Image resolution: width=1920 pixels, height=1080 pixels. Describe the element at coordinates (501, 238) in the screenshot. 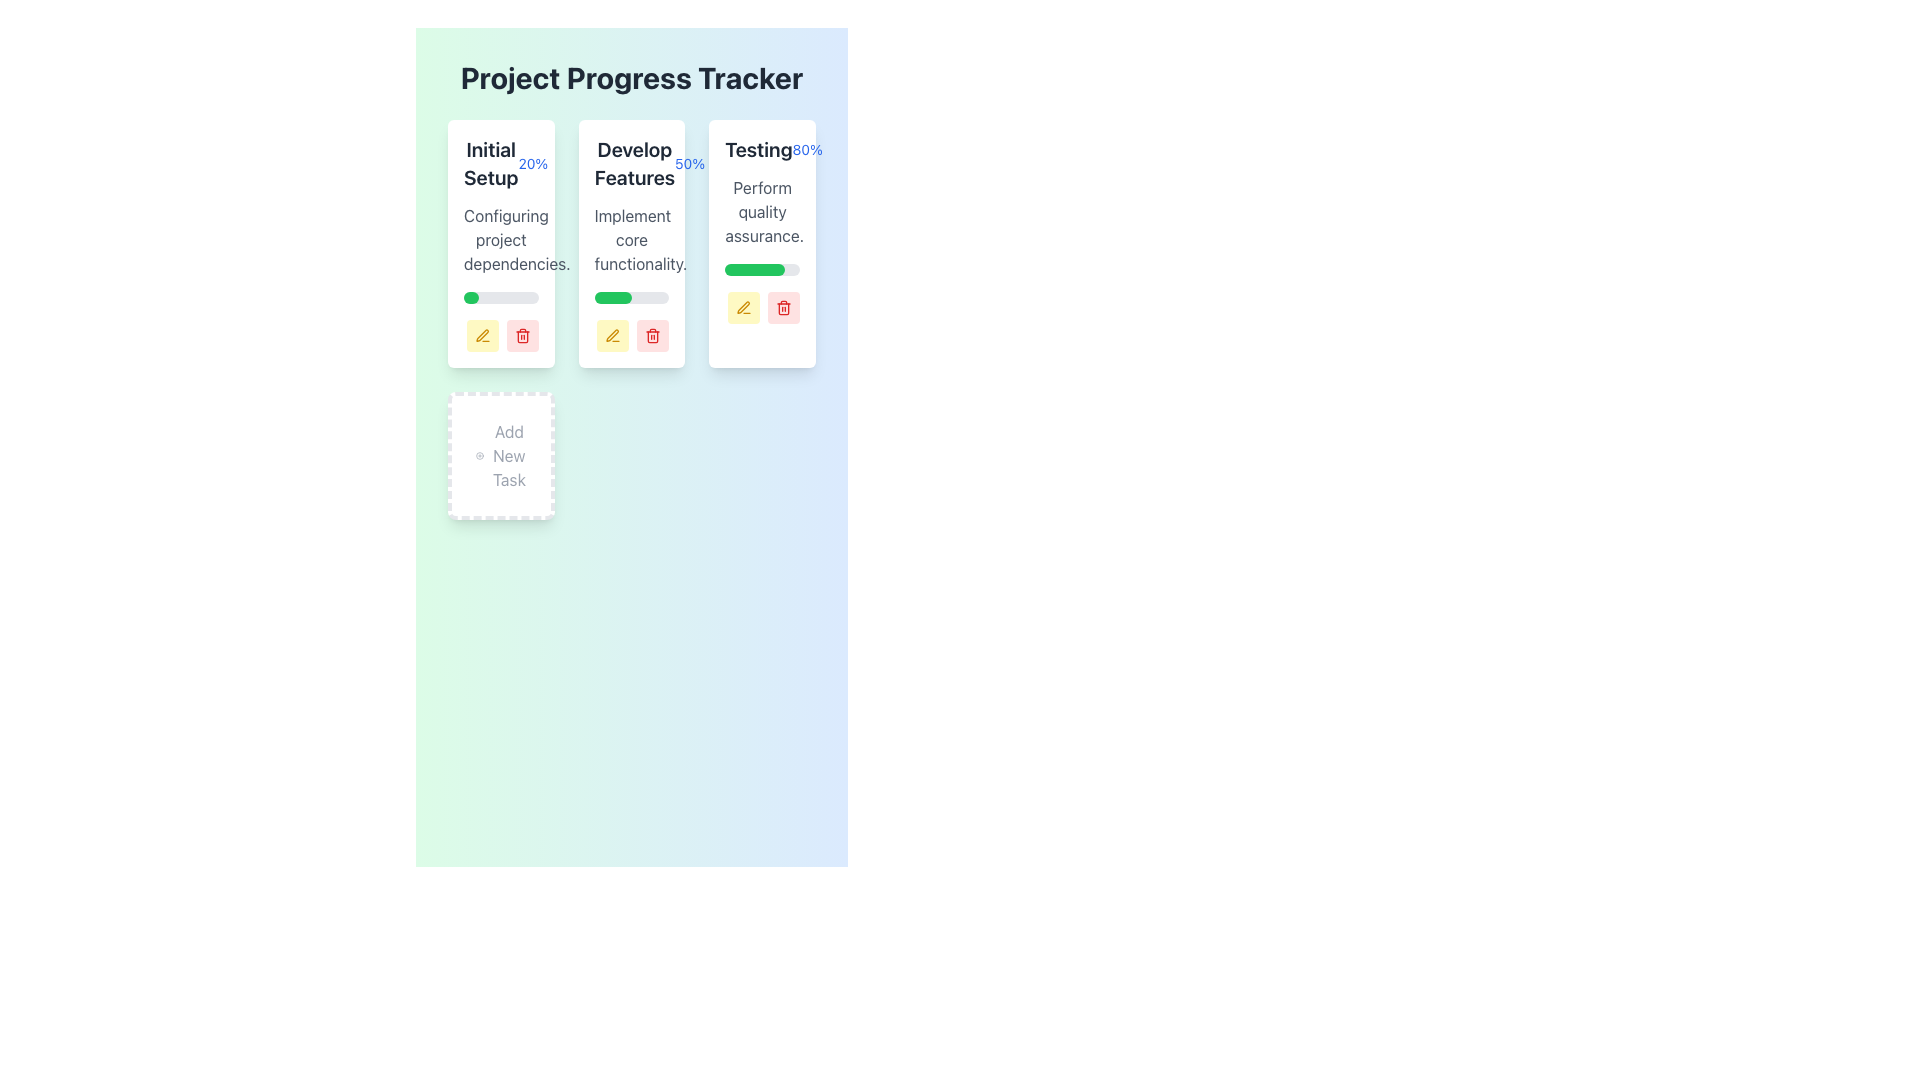

I see `the text label that reads 'Configuring project dependencies.' styled in gray font, located below the 'Initial Setup 20%' header and above the green progress bar within the white rounded rectangular card` at that location.